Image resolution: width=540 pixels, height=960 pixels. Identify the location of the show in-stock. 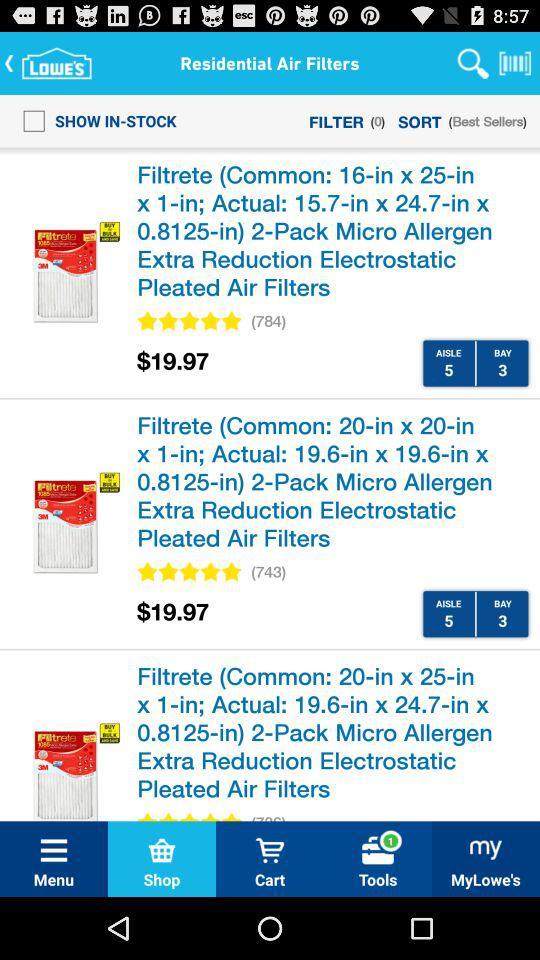
(93, 120).